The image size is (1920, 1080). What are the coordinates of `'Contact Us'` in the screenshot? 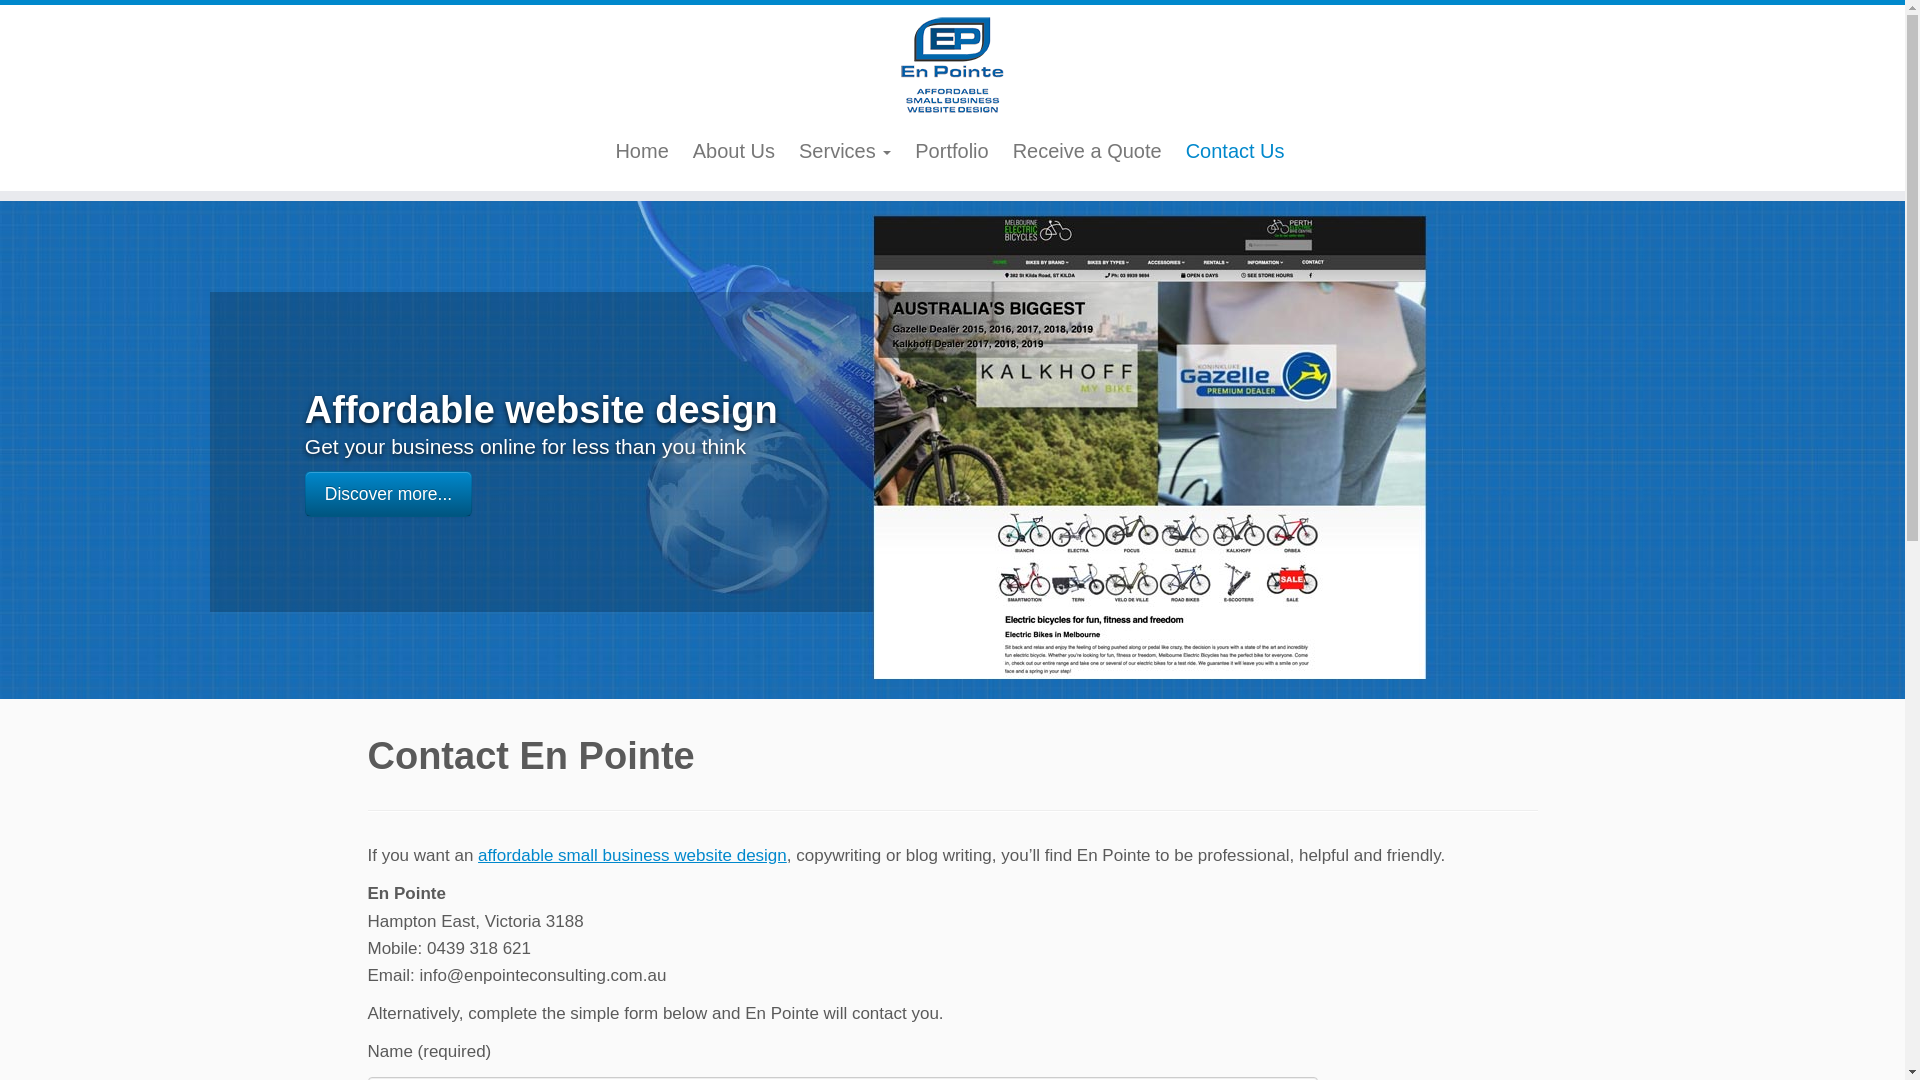 It's located at (1234, 149).